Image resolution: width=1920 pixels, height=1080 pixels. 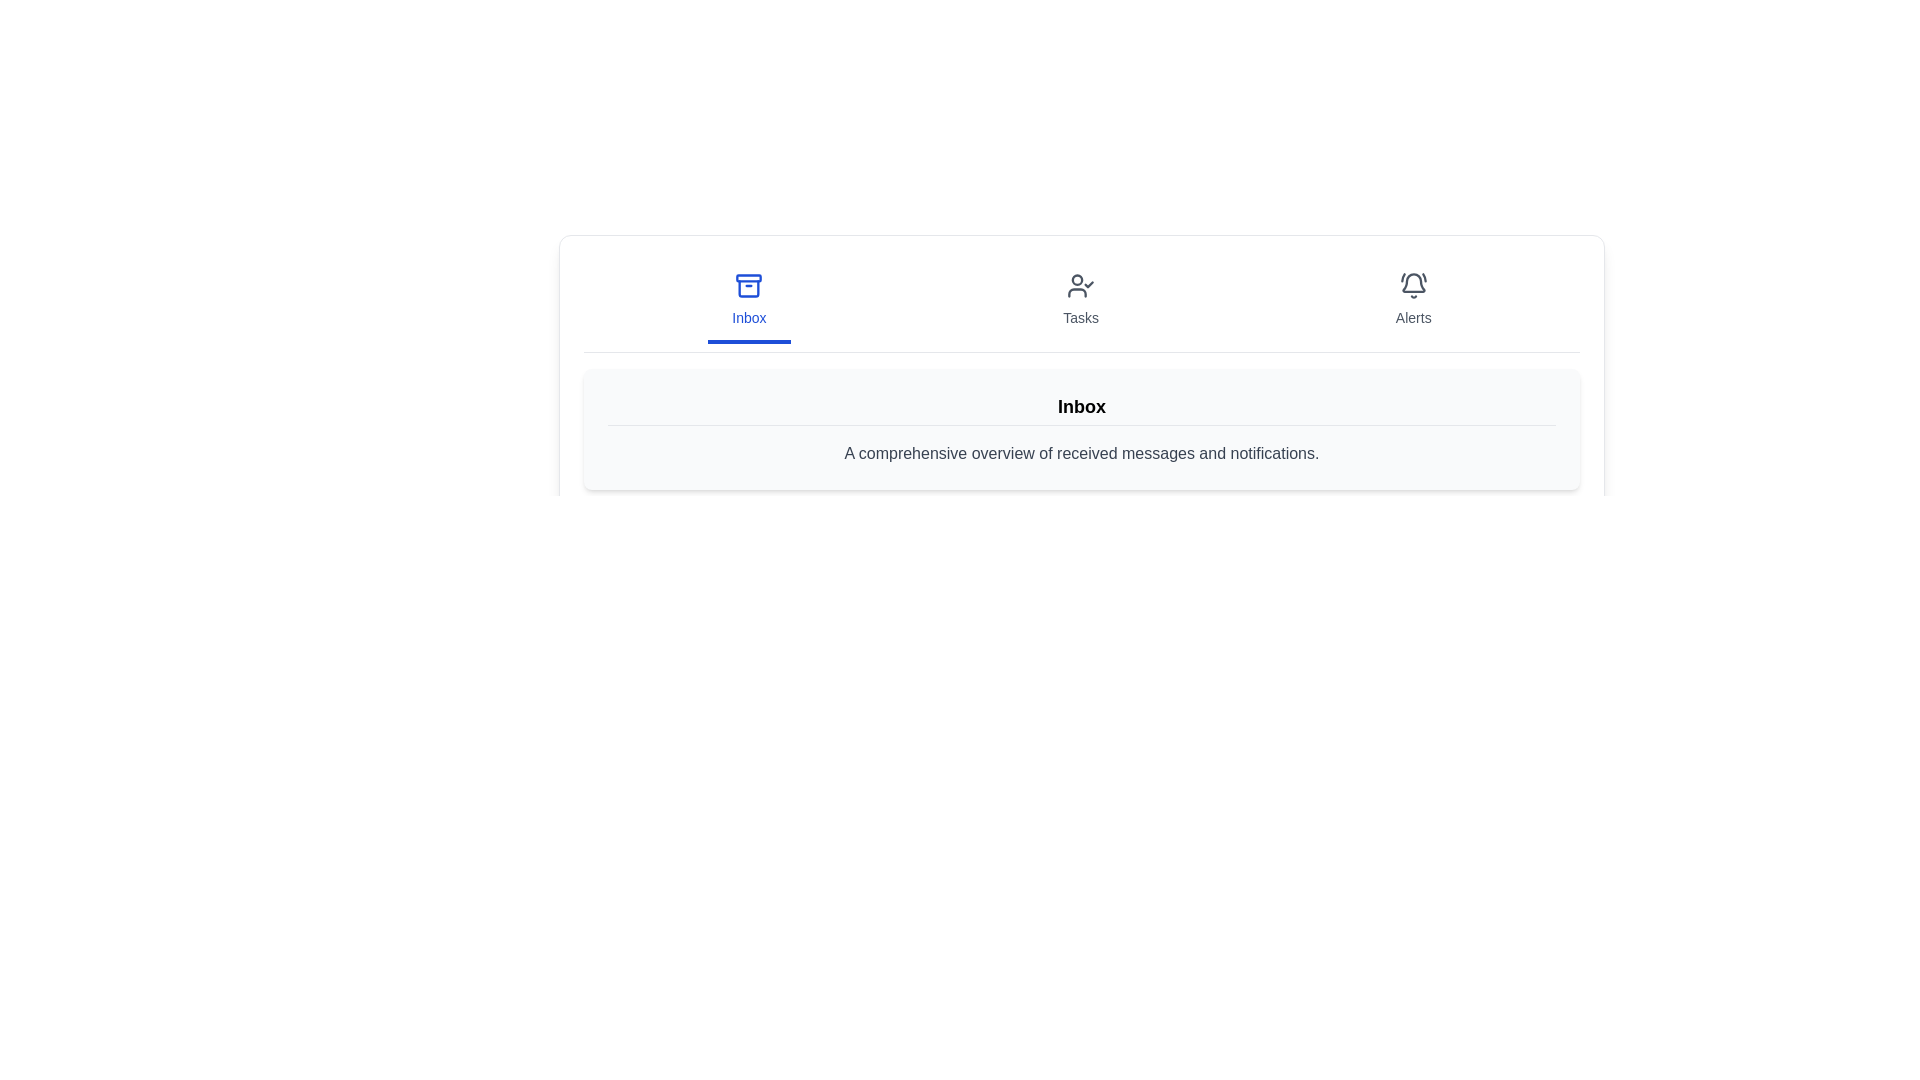 What do you see at coordinates (1412, 301) in the screenshot?
I see `the tab icon corresponding to Alerts` at bounding box center [1412, 301].